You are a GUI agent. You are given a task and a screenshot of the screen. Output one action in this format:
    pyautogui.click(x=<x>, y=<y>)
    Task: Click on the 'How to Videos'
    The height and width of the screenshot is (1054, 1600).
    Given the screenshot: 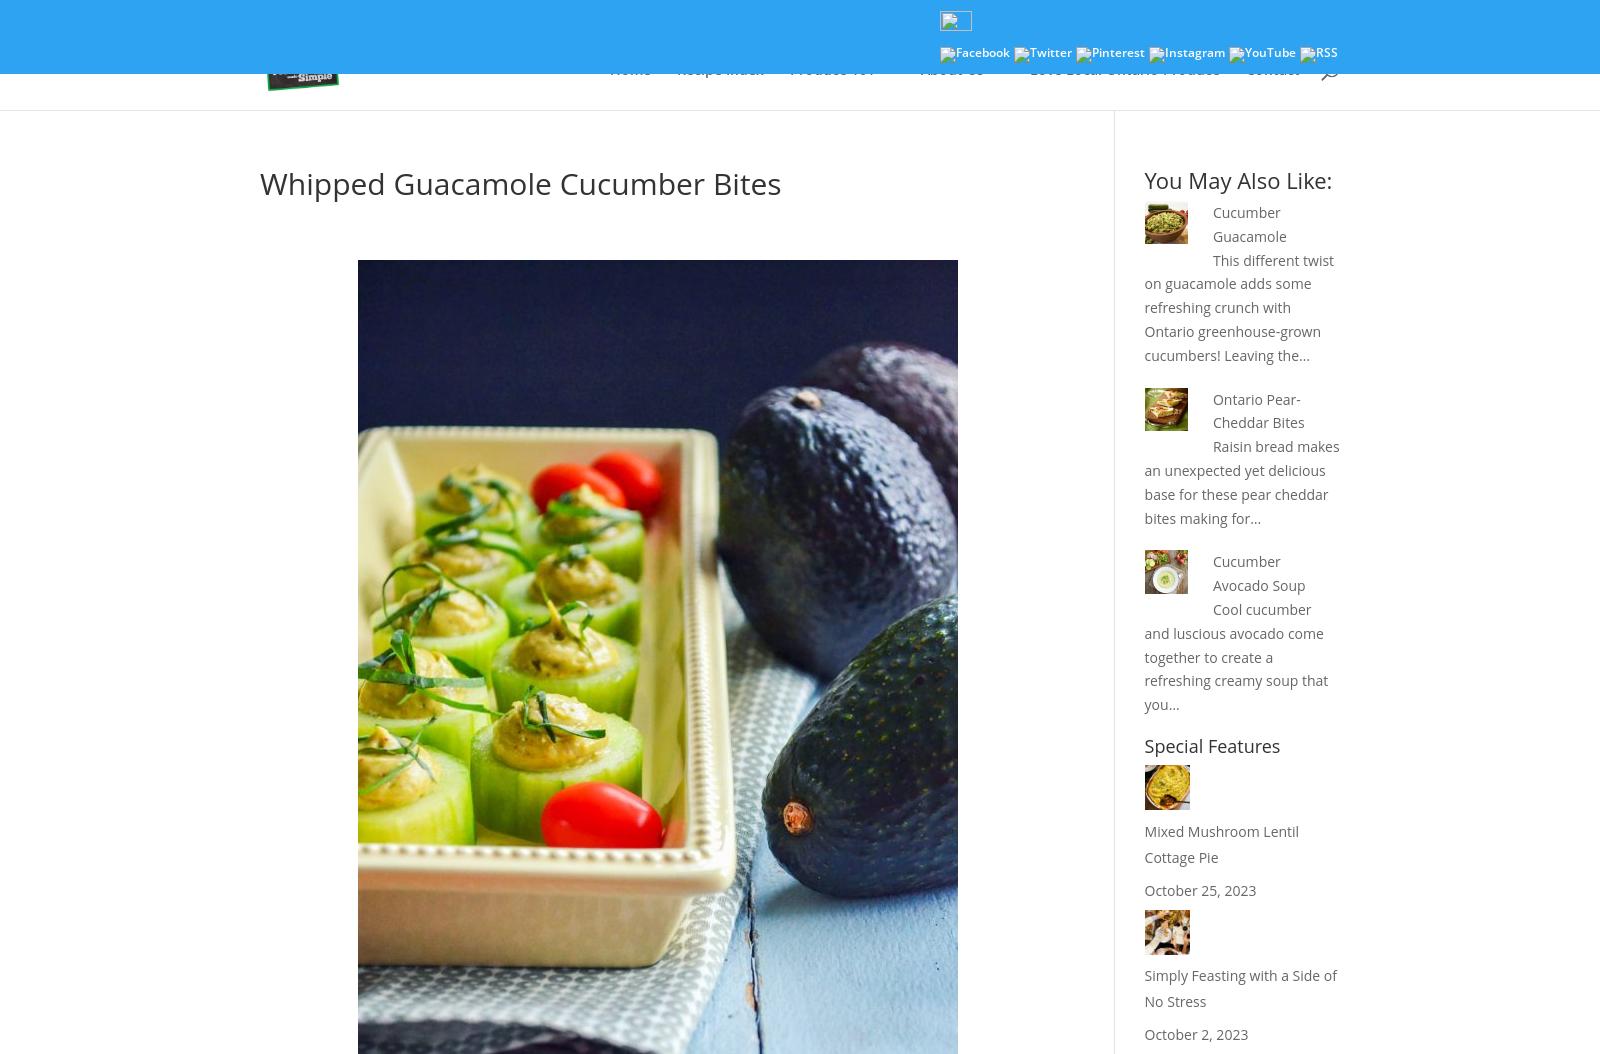 What is the action you would take?
    pyautogui.click(x=879, y=191)
    